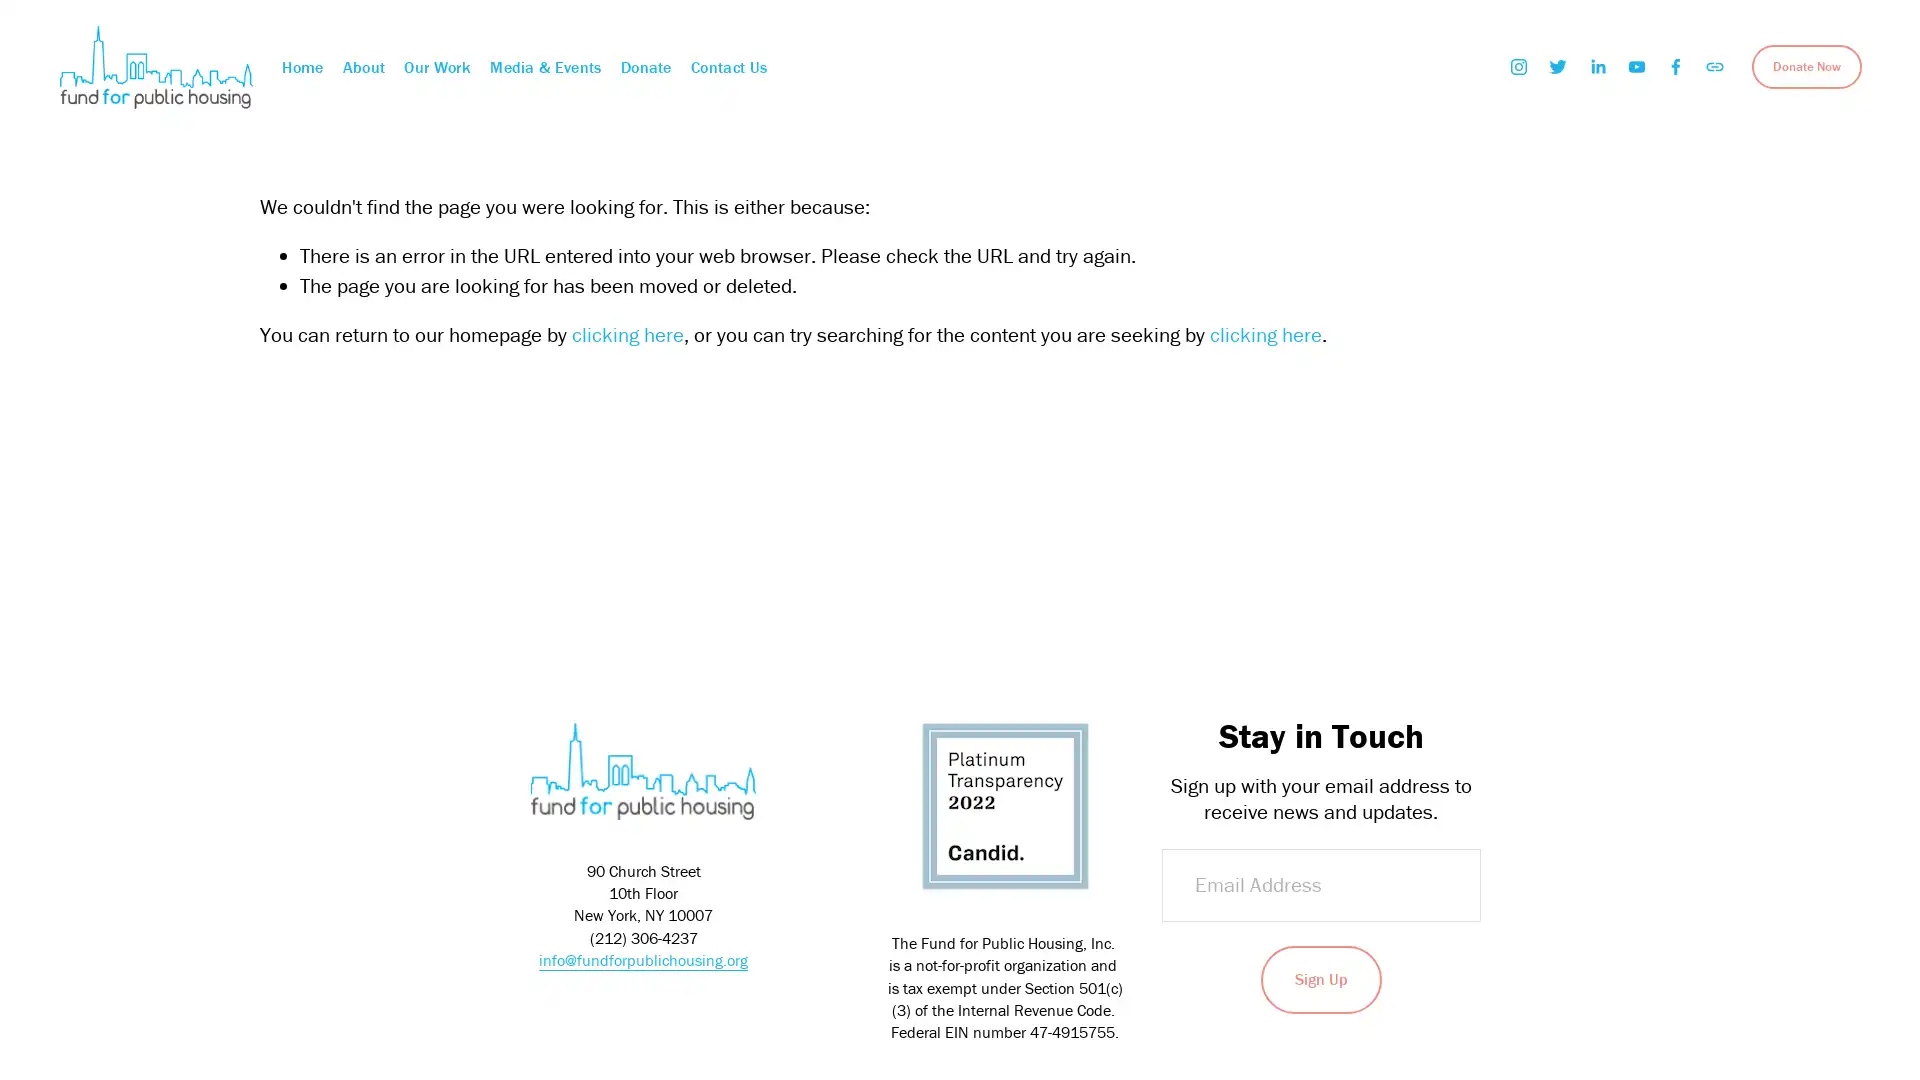 The image size is (1920, 1080). Describe the element at coordinates (1320, 978) in the screenshot. I see `Sign Up` at that location.